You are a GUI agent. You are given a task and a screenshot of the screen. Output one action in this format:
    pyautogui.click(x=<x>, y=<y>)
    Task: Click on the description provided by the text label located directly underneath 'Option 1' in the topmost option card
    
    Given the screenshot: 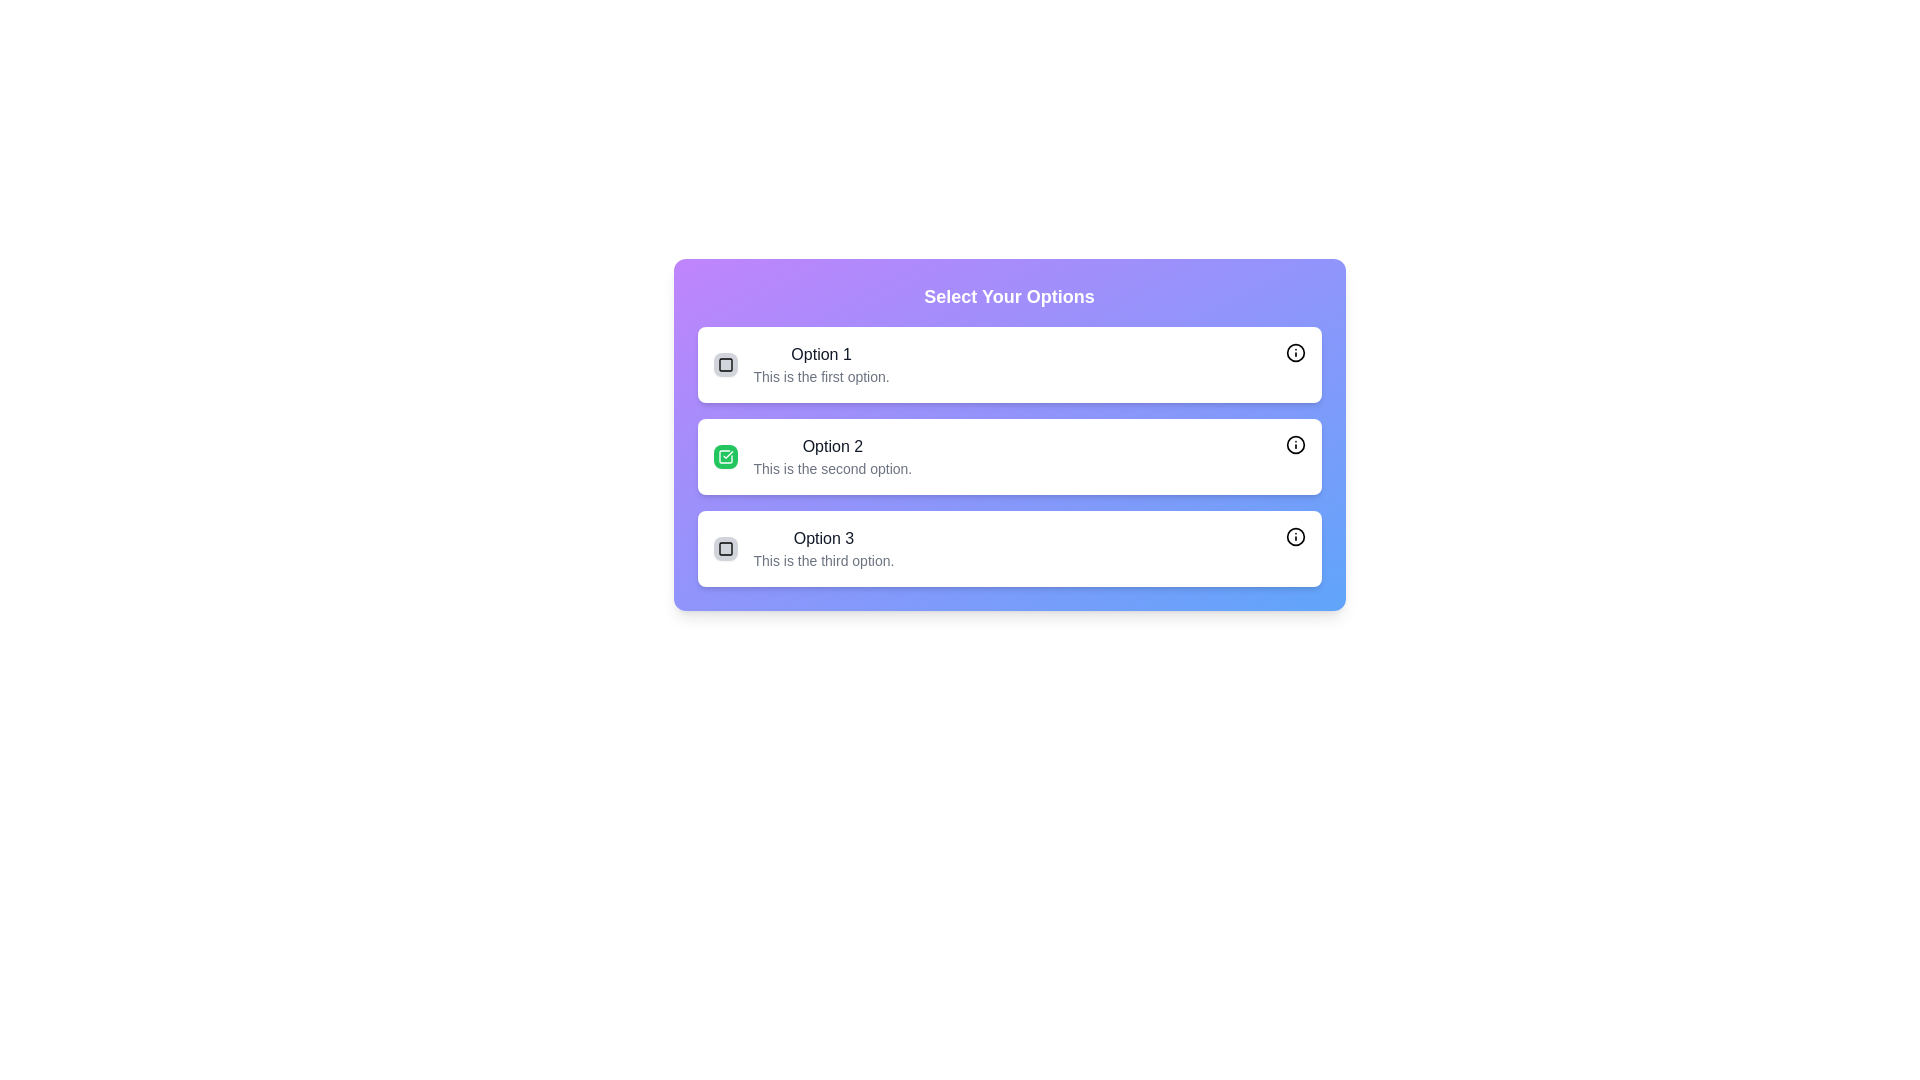 What is the action you would take?
    pyautogui.click(x=821, y=377)
    